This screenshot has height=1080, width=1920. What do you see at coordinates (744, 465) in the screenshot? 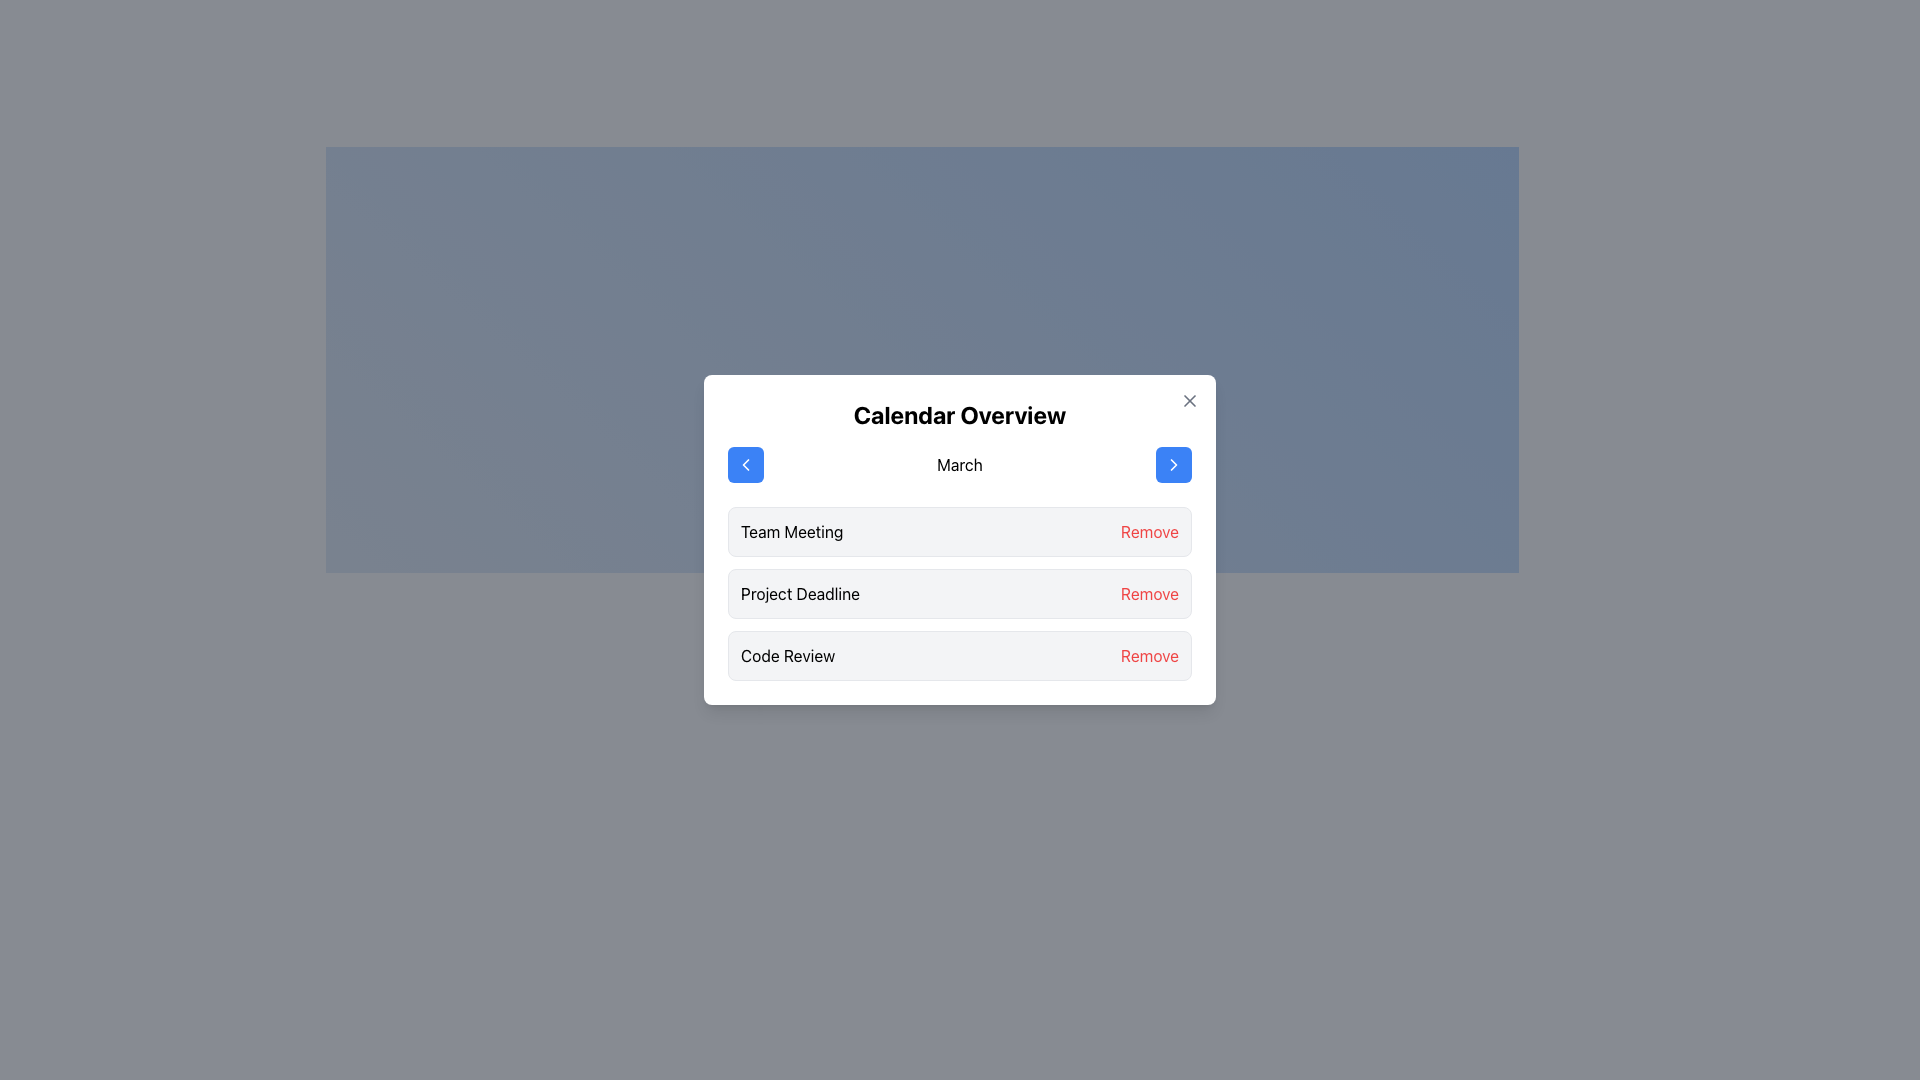
I see `the blue square-shaped button with rounded corners that has a left-pointing arrow icon inside` at bounding box center [744, 465].